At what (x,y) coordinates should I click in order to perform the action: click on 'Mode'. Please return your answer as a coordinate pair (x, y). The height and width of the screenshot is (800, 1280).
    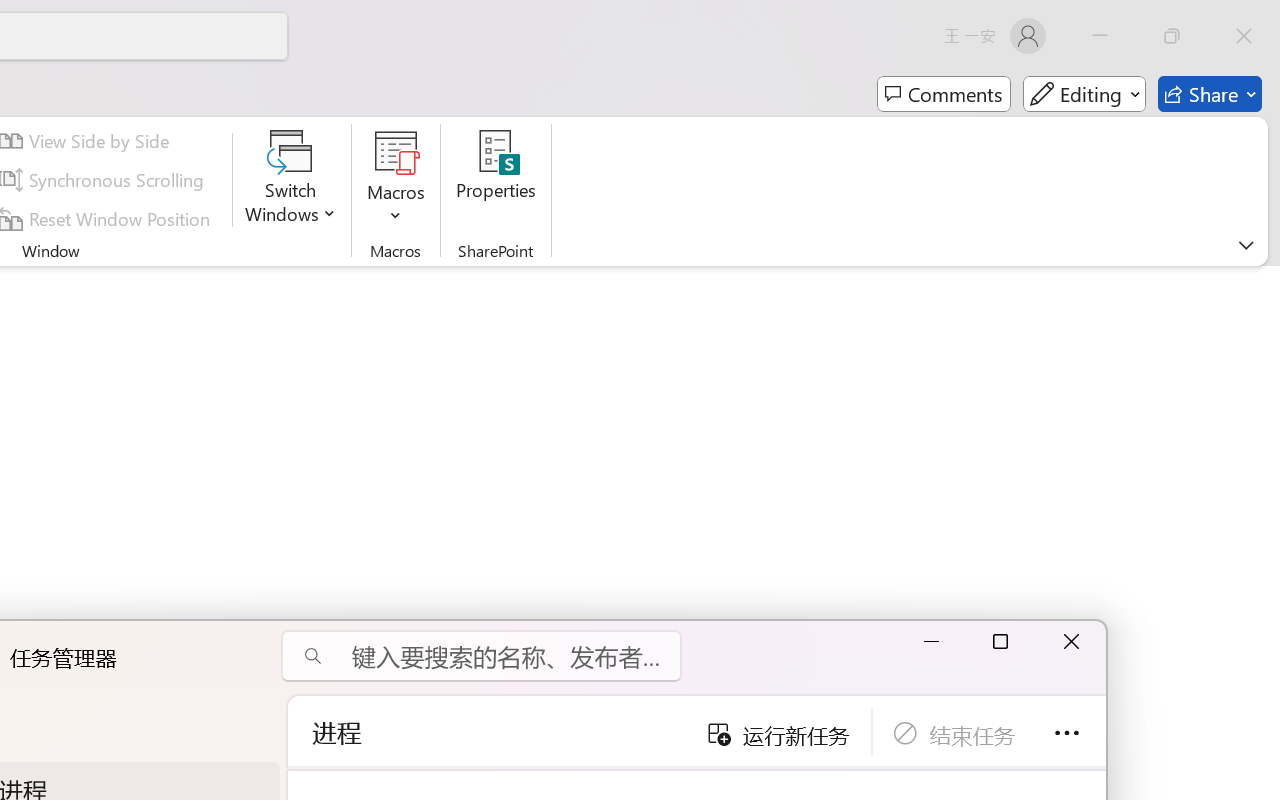
    Looking at the image, I should click on (1083, 94).